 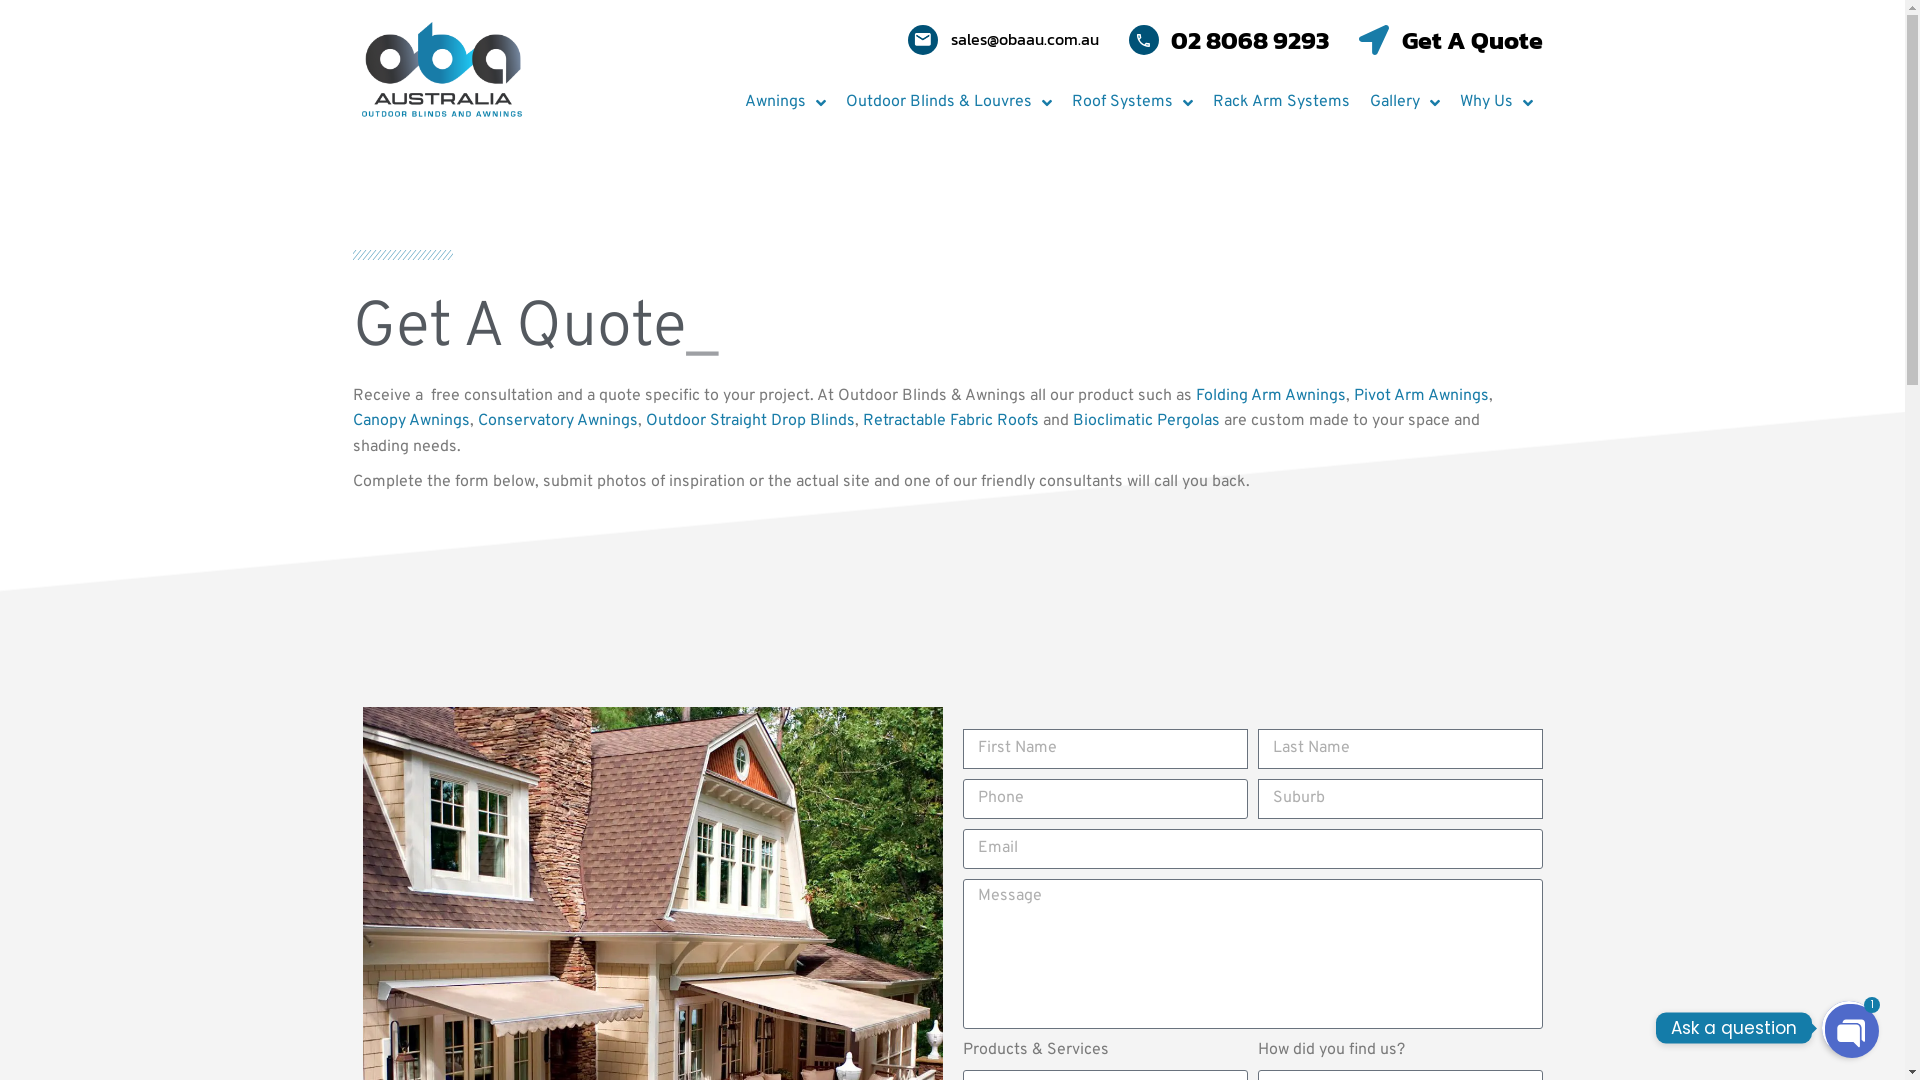 I want to click on 'Outdoor Blinds & Louvres', so click(x=835, y=103).